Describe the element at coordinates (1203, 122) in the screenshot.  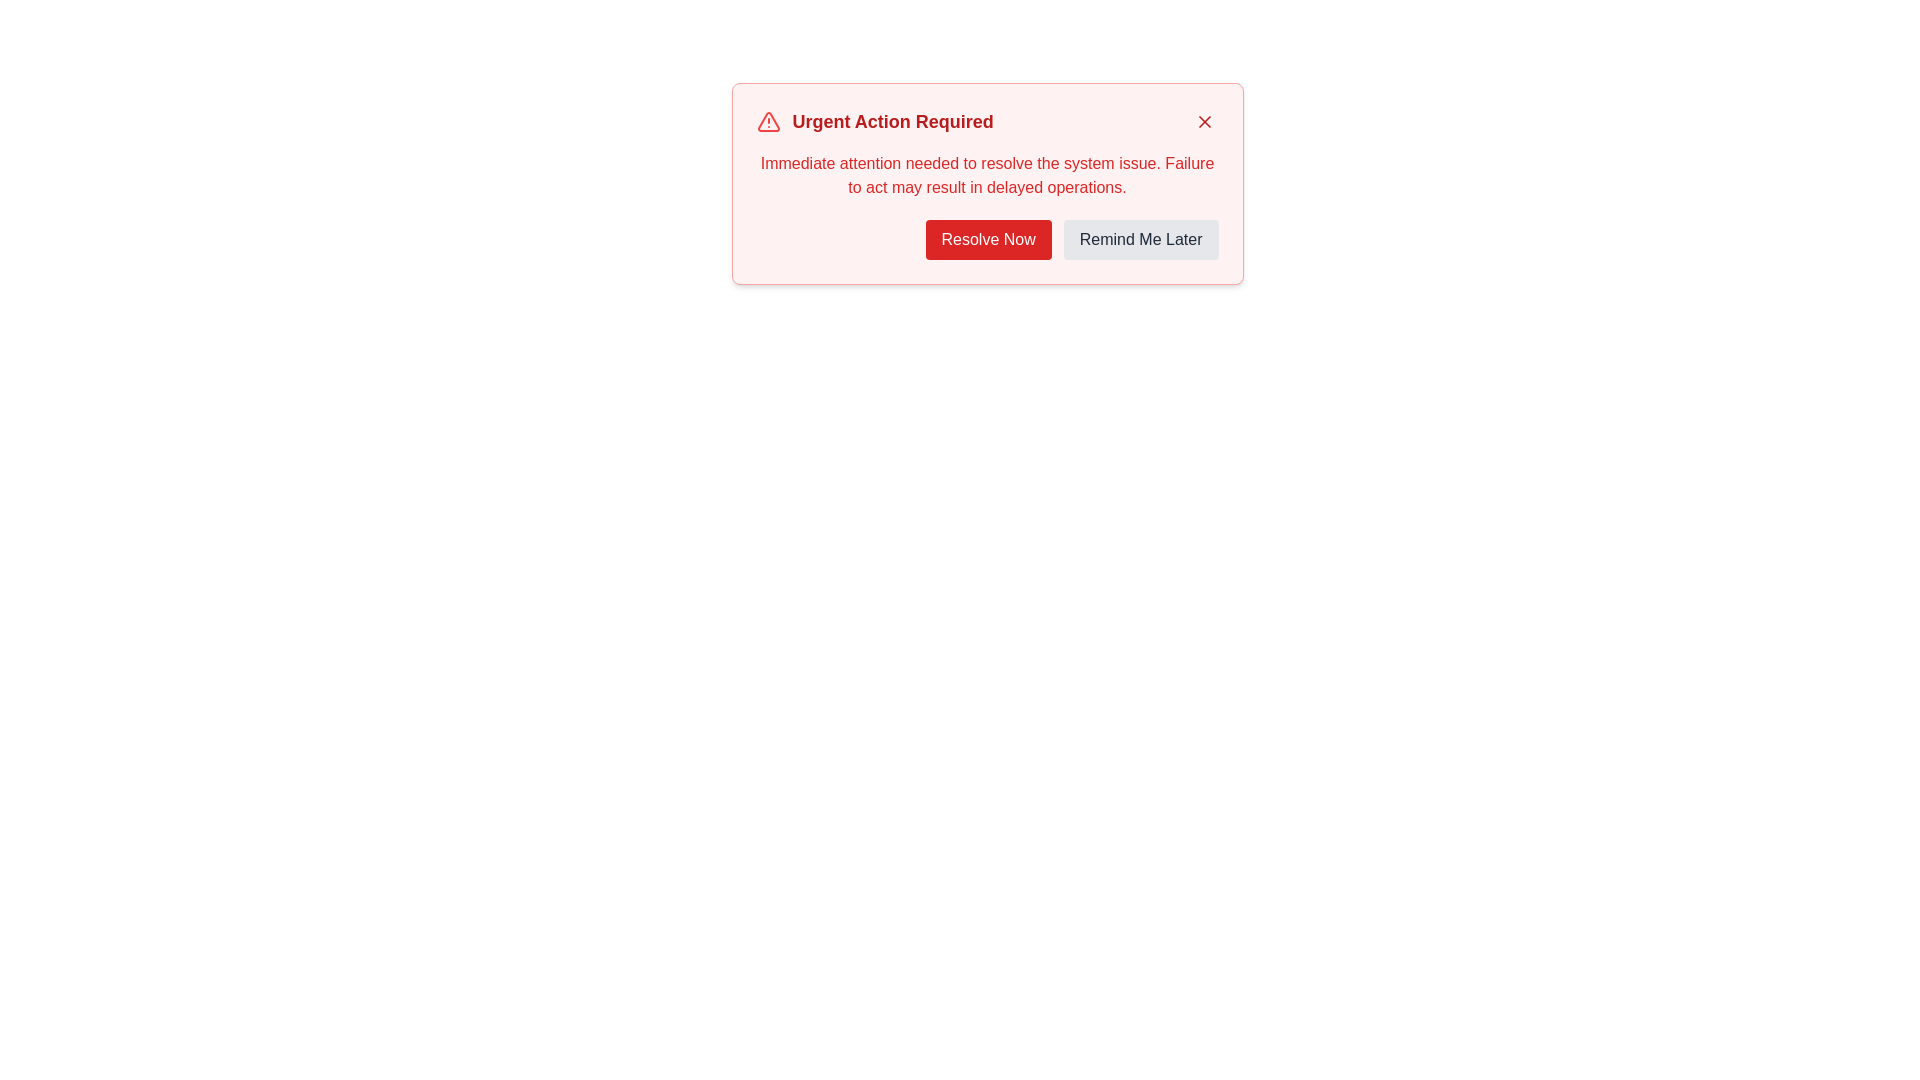
I see `the red 'X' icon button located in the top-right corner of the alert box titled 'Urgent Action Required'` at that location.